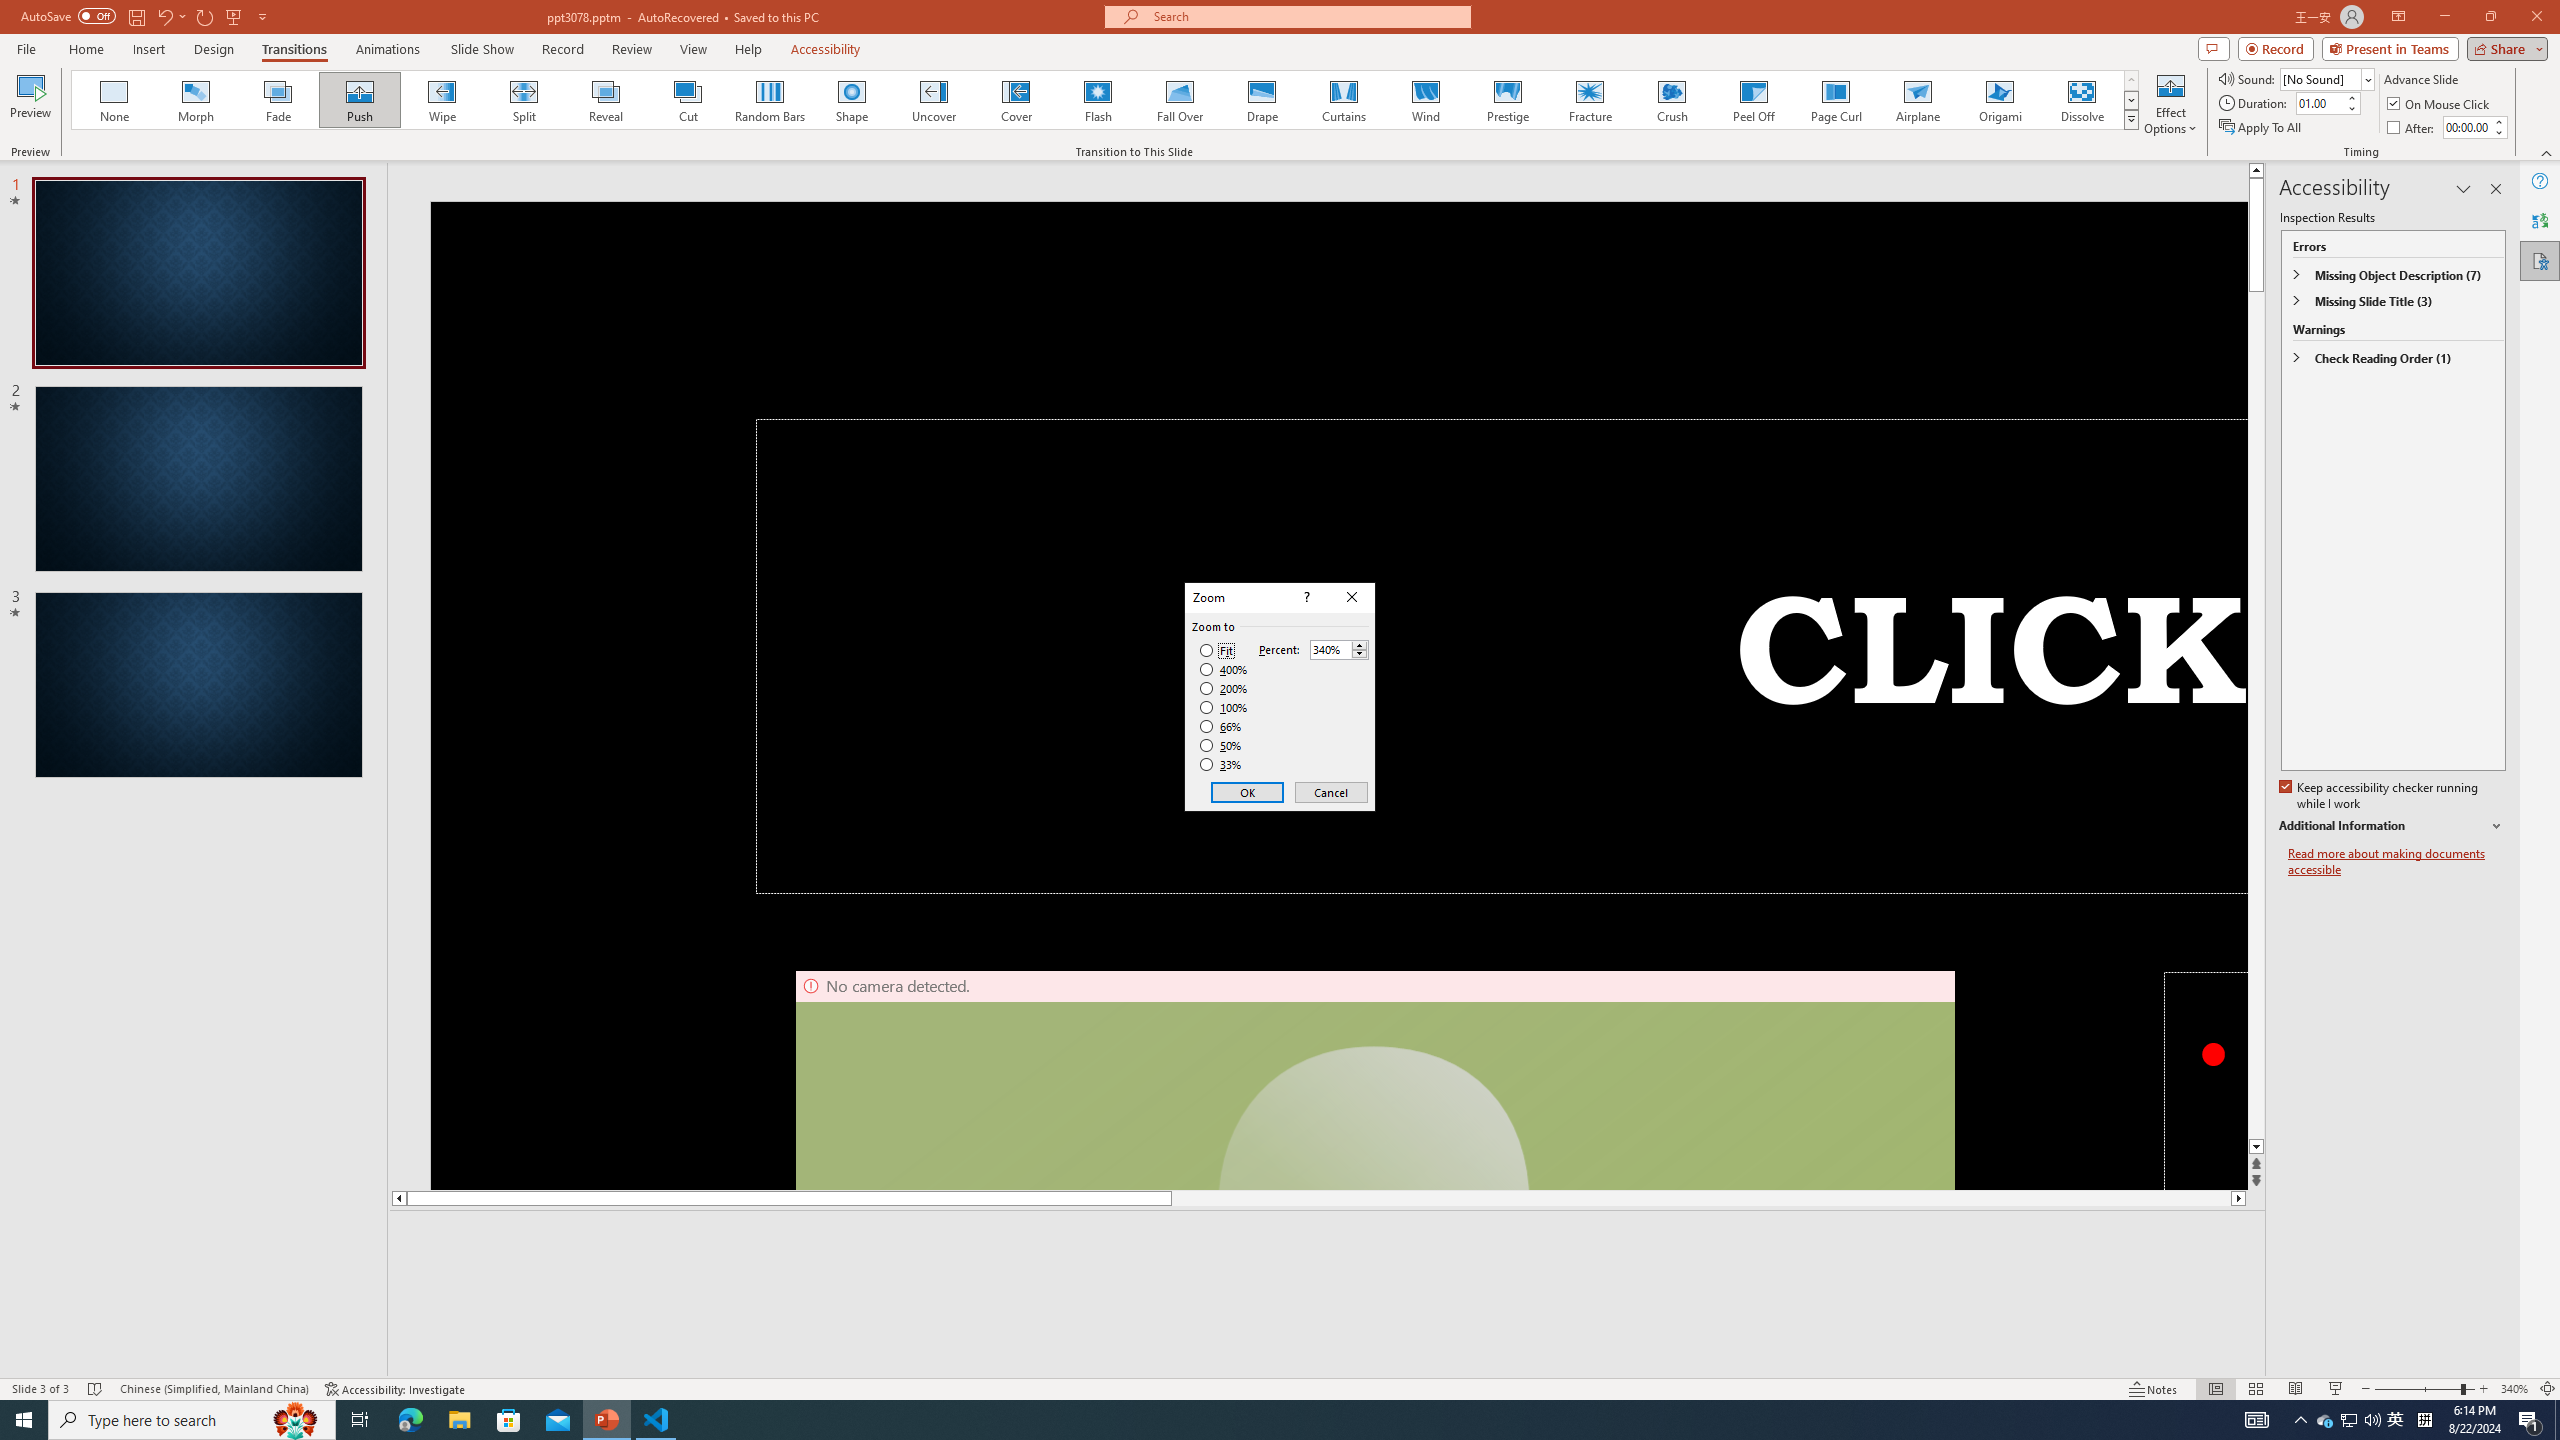 This screenshot has width=2560, height=1440. I want to click on '33%', so click(1222, 765).